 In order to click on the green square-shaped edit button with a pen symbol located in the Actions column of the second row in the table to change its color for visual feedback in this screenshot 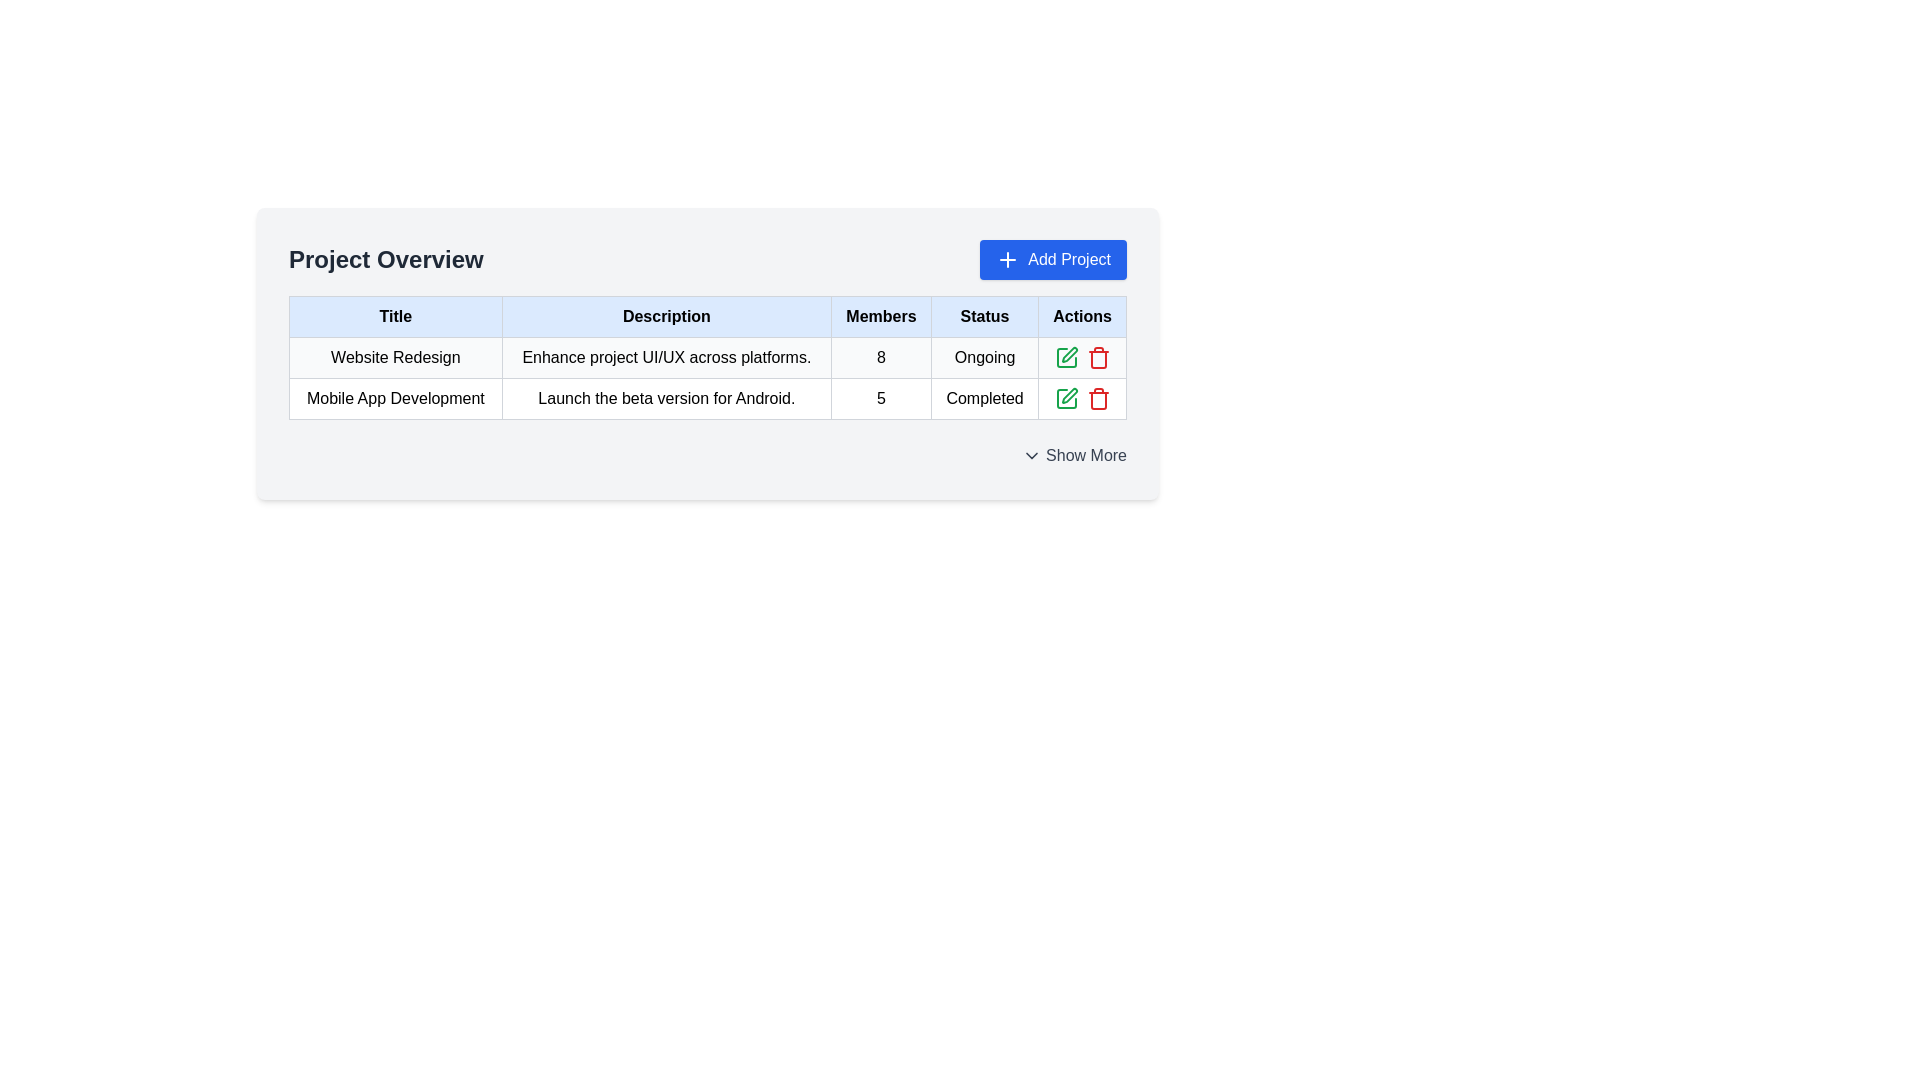, I will do `click(1065, 357)`.